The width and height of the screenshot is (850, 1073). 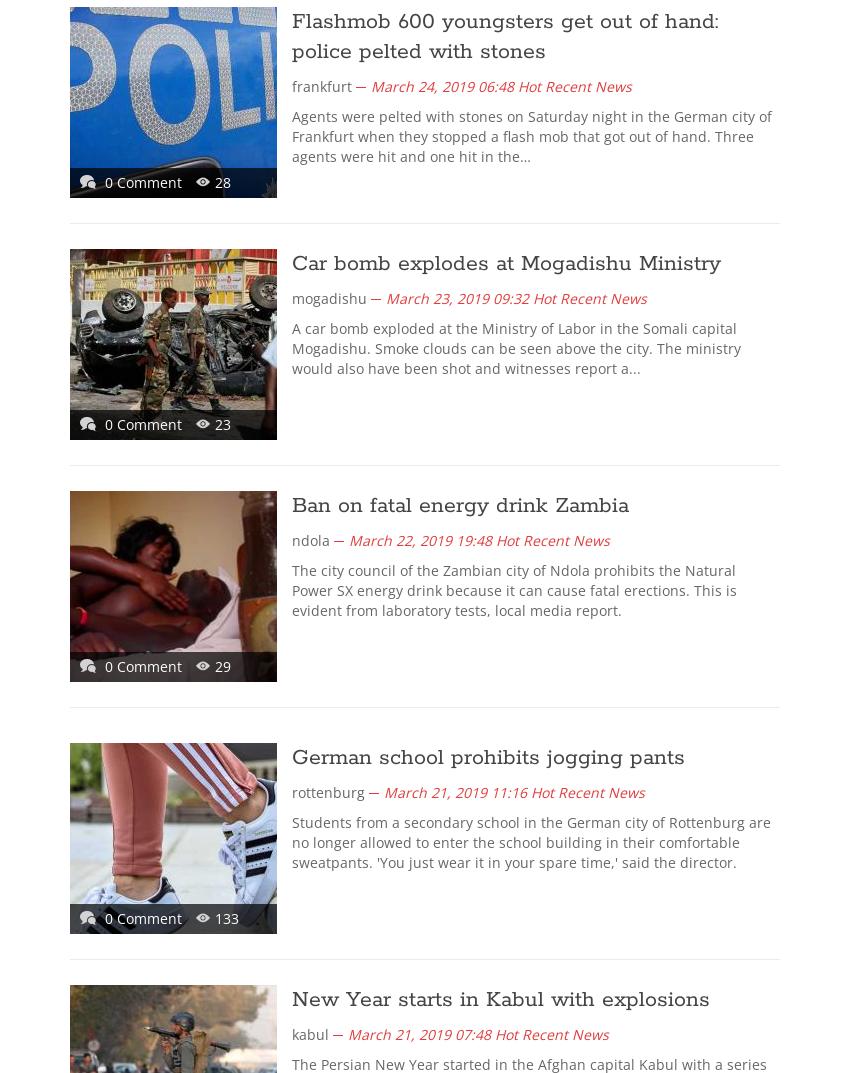 I want to click on '28', so click(x=223, y=182).